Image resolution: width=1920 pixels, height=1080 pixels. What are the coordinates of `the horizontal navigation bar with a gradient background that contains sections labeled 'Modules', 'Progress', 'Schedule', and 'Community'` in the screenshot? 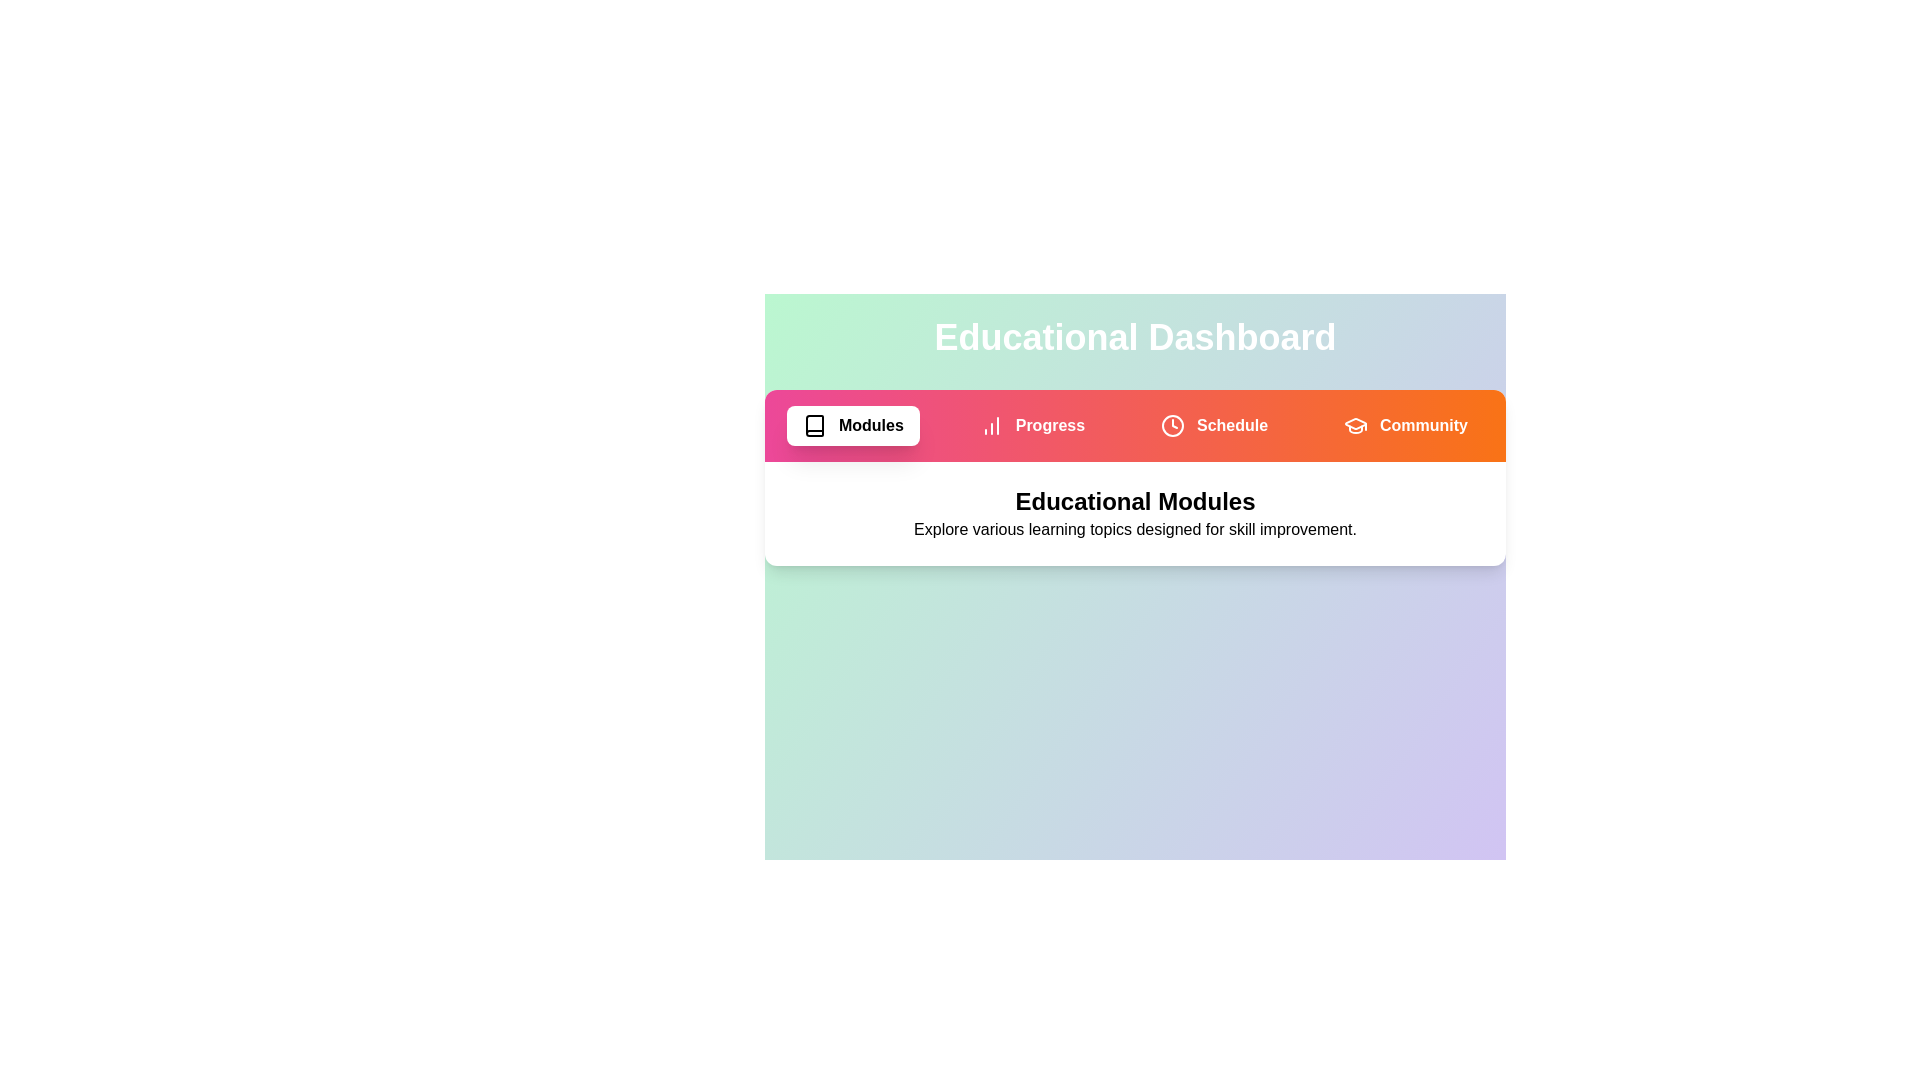 It's located at (1135, 424).